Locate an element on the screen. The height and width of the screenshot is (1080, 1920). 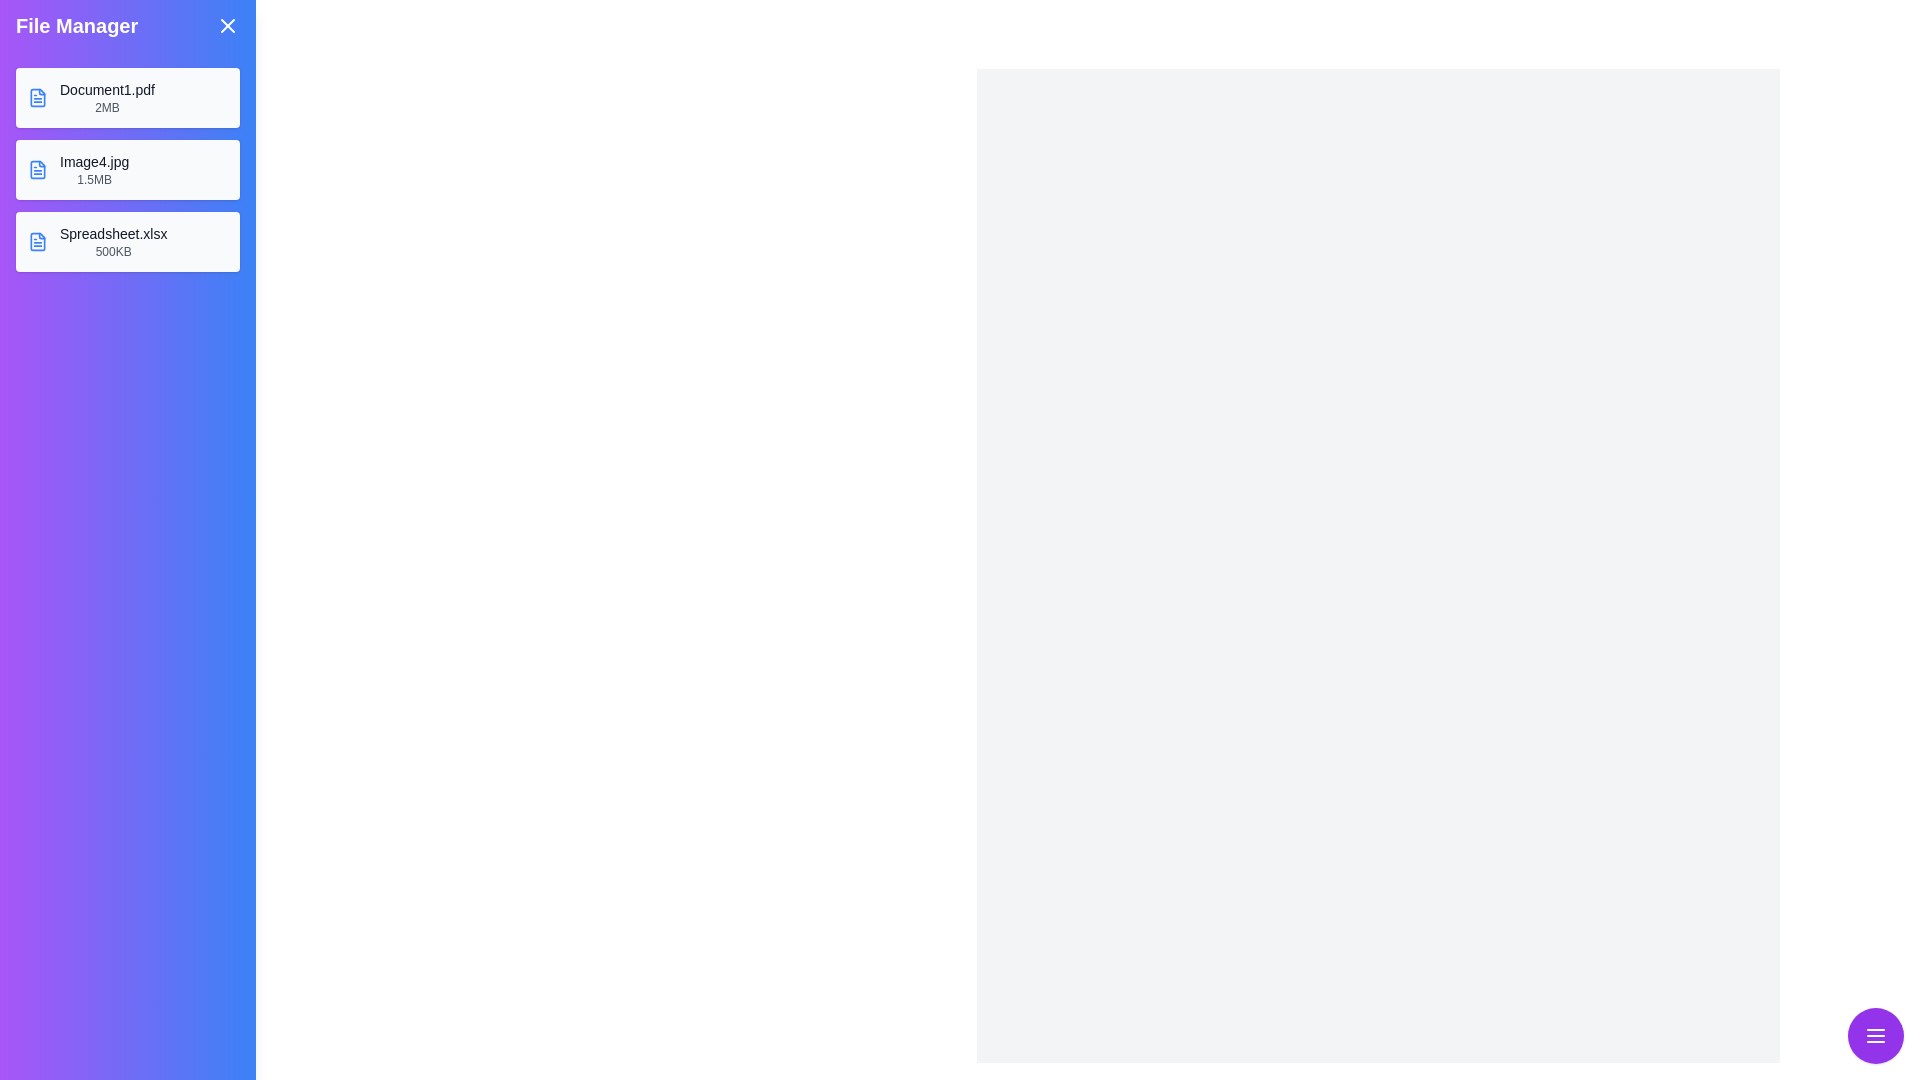
the static text label displaying '1.5MB' located under the filename 'Image4.jpg' in the 'File Manager' sidebar is located at coordinates (93, 180).